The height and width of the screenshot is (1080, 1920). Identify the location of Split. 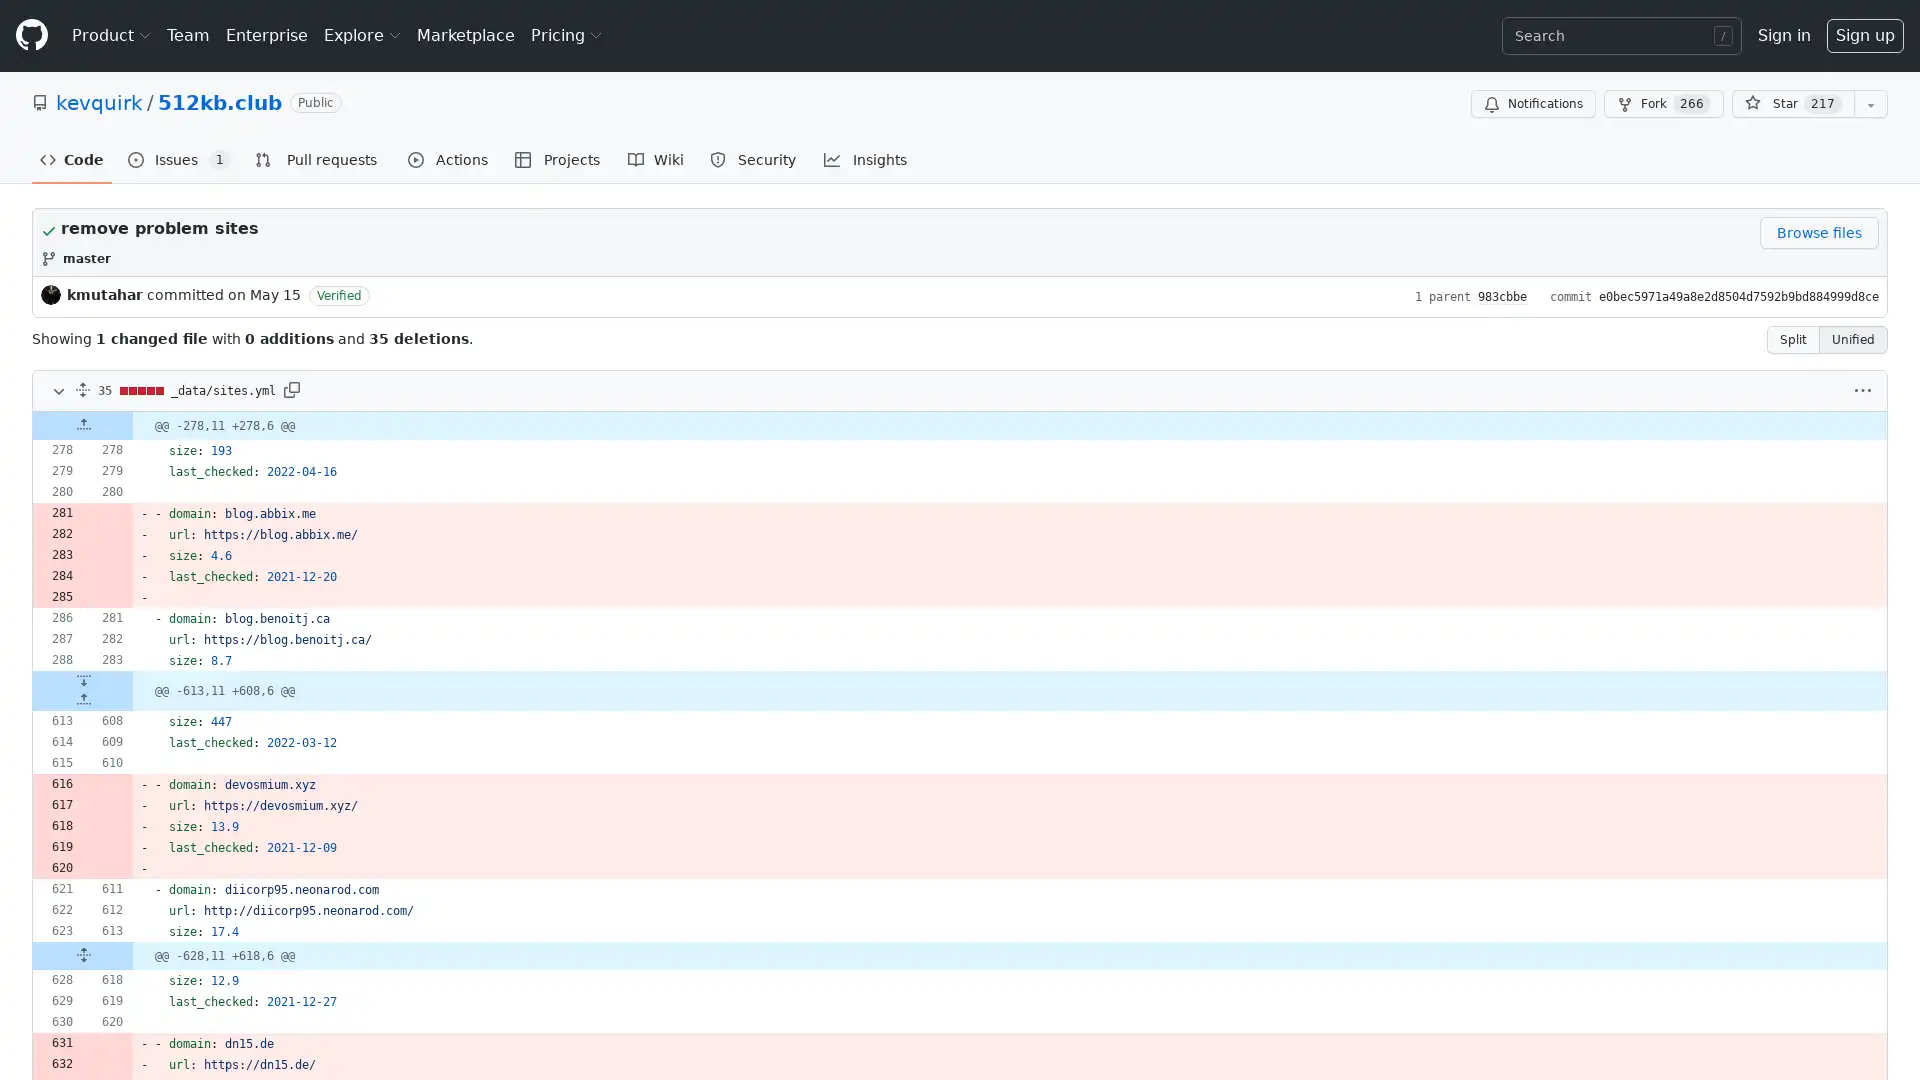
(1793, 338).